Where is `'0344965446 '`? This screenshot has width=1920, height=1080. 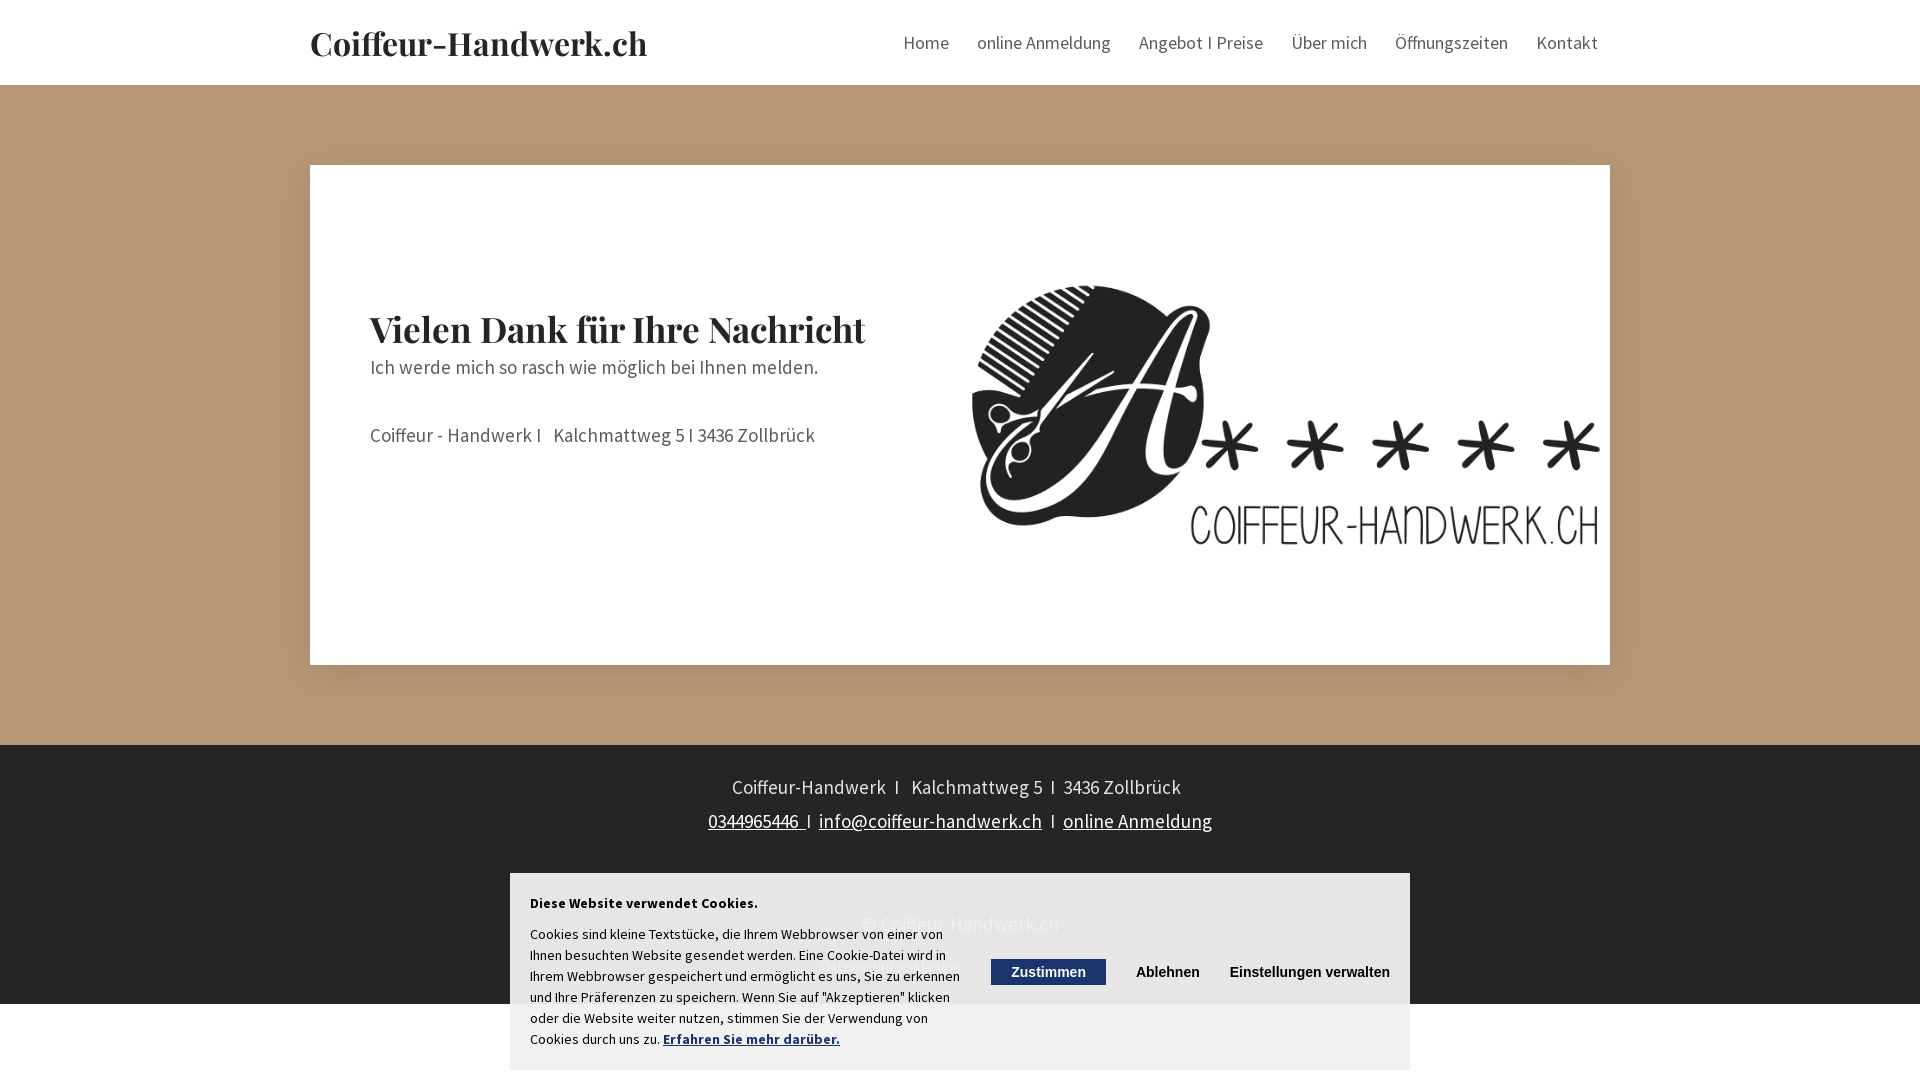
'0344965446 ' is located at coordinates (756, 821).